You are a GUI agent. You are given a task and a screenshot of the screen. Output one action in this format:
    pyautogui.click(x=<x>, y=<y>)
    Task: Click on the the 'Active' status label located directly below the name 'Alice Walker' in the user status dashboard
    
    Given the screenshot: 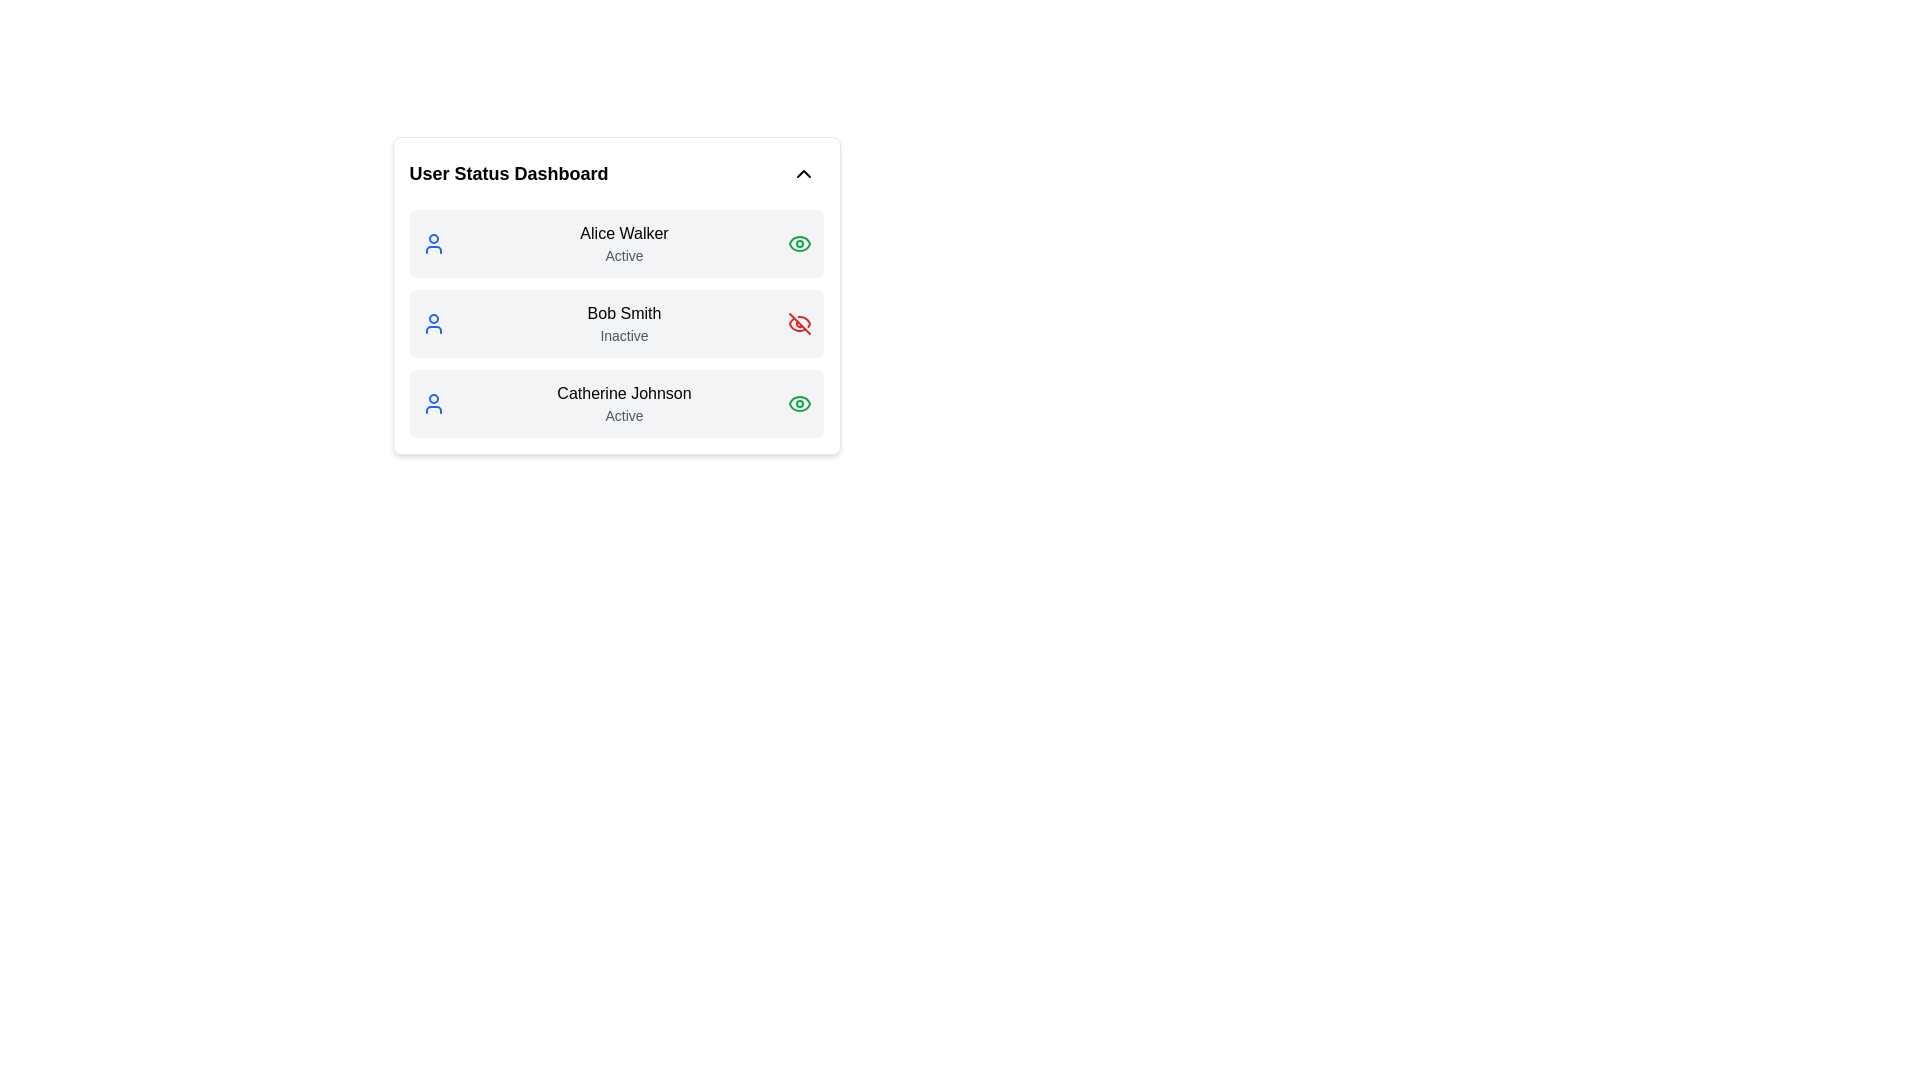 What is the action you would take?
    pyautogui.click(x=623, y=254)
    